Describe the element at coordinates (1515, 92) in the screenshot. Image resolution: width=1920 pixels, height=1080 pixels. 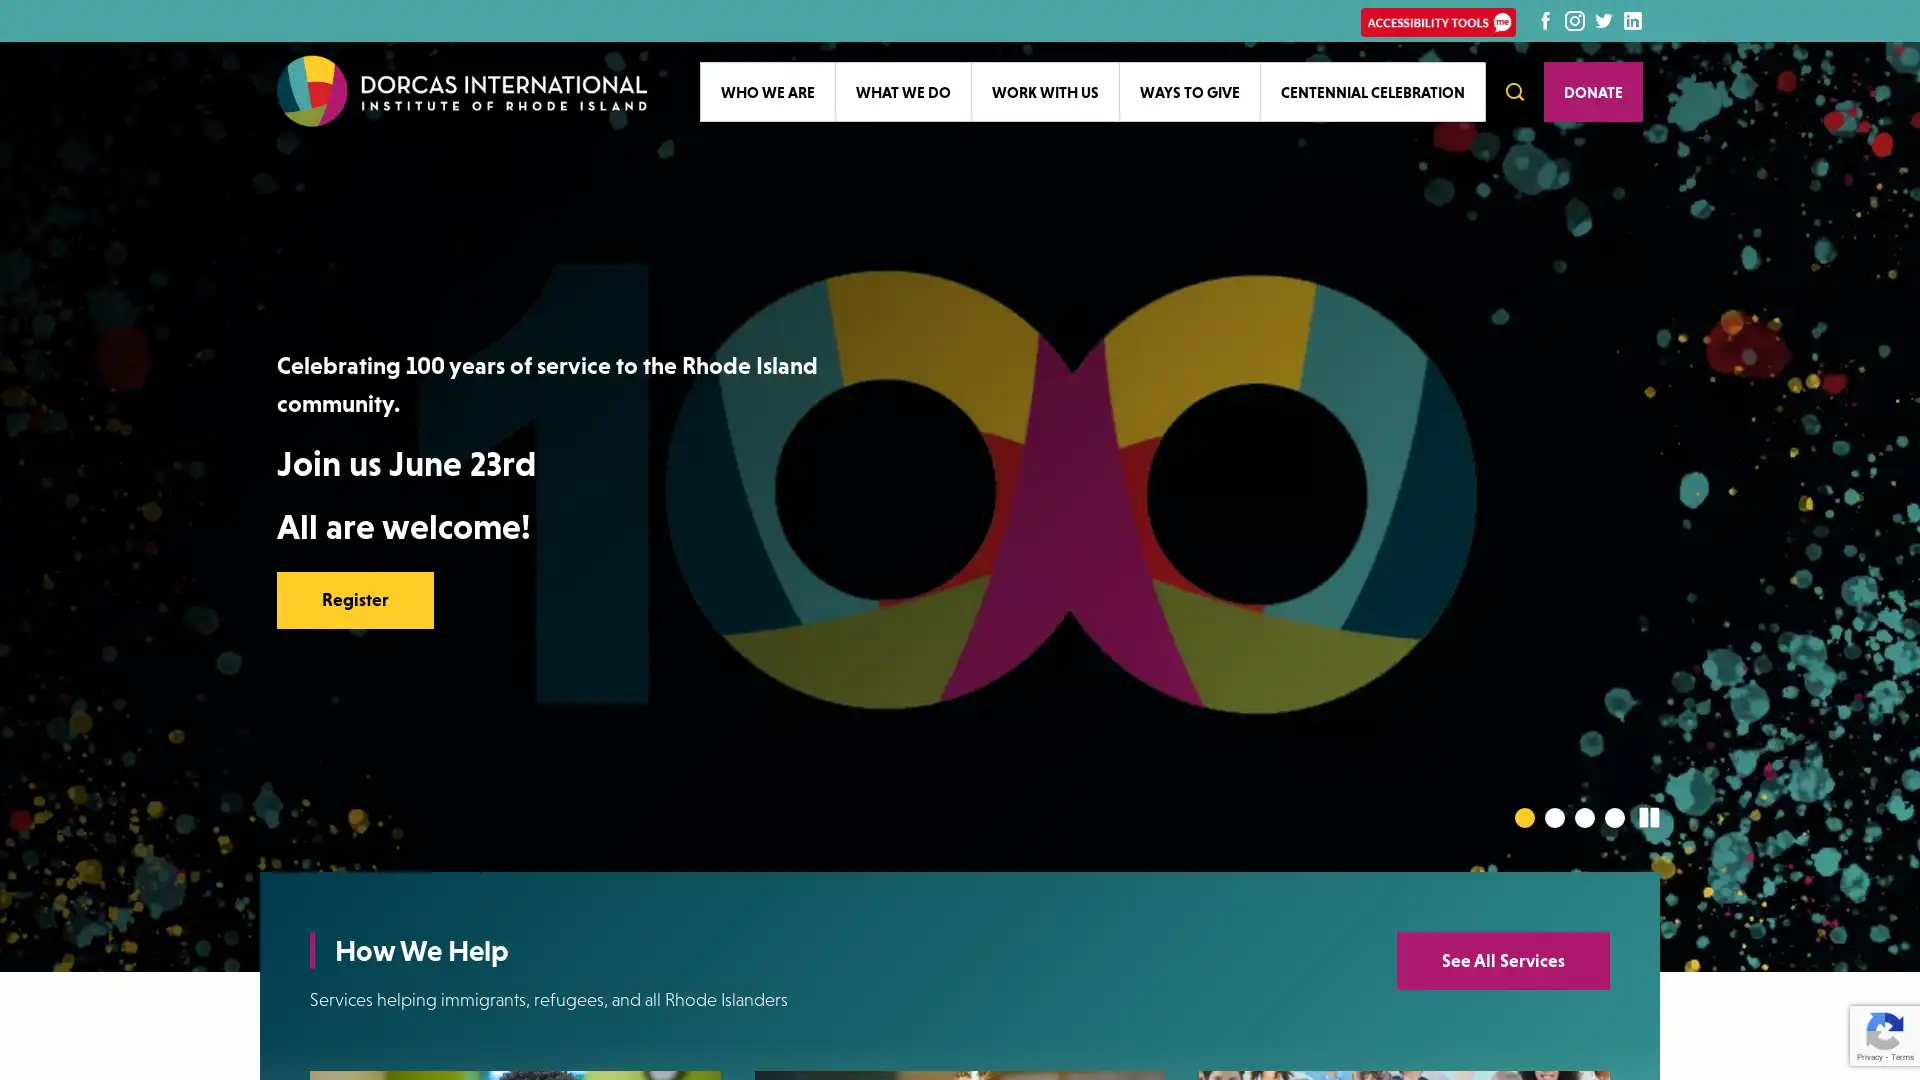
I see `Open Search` at that location.